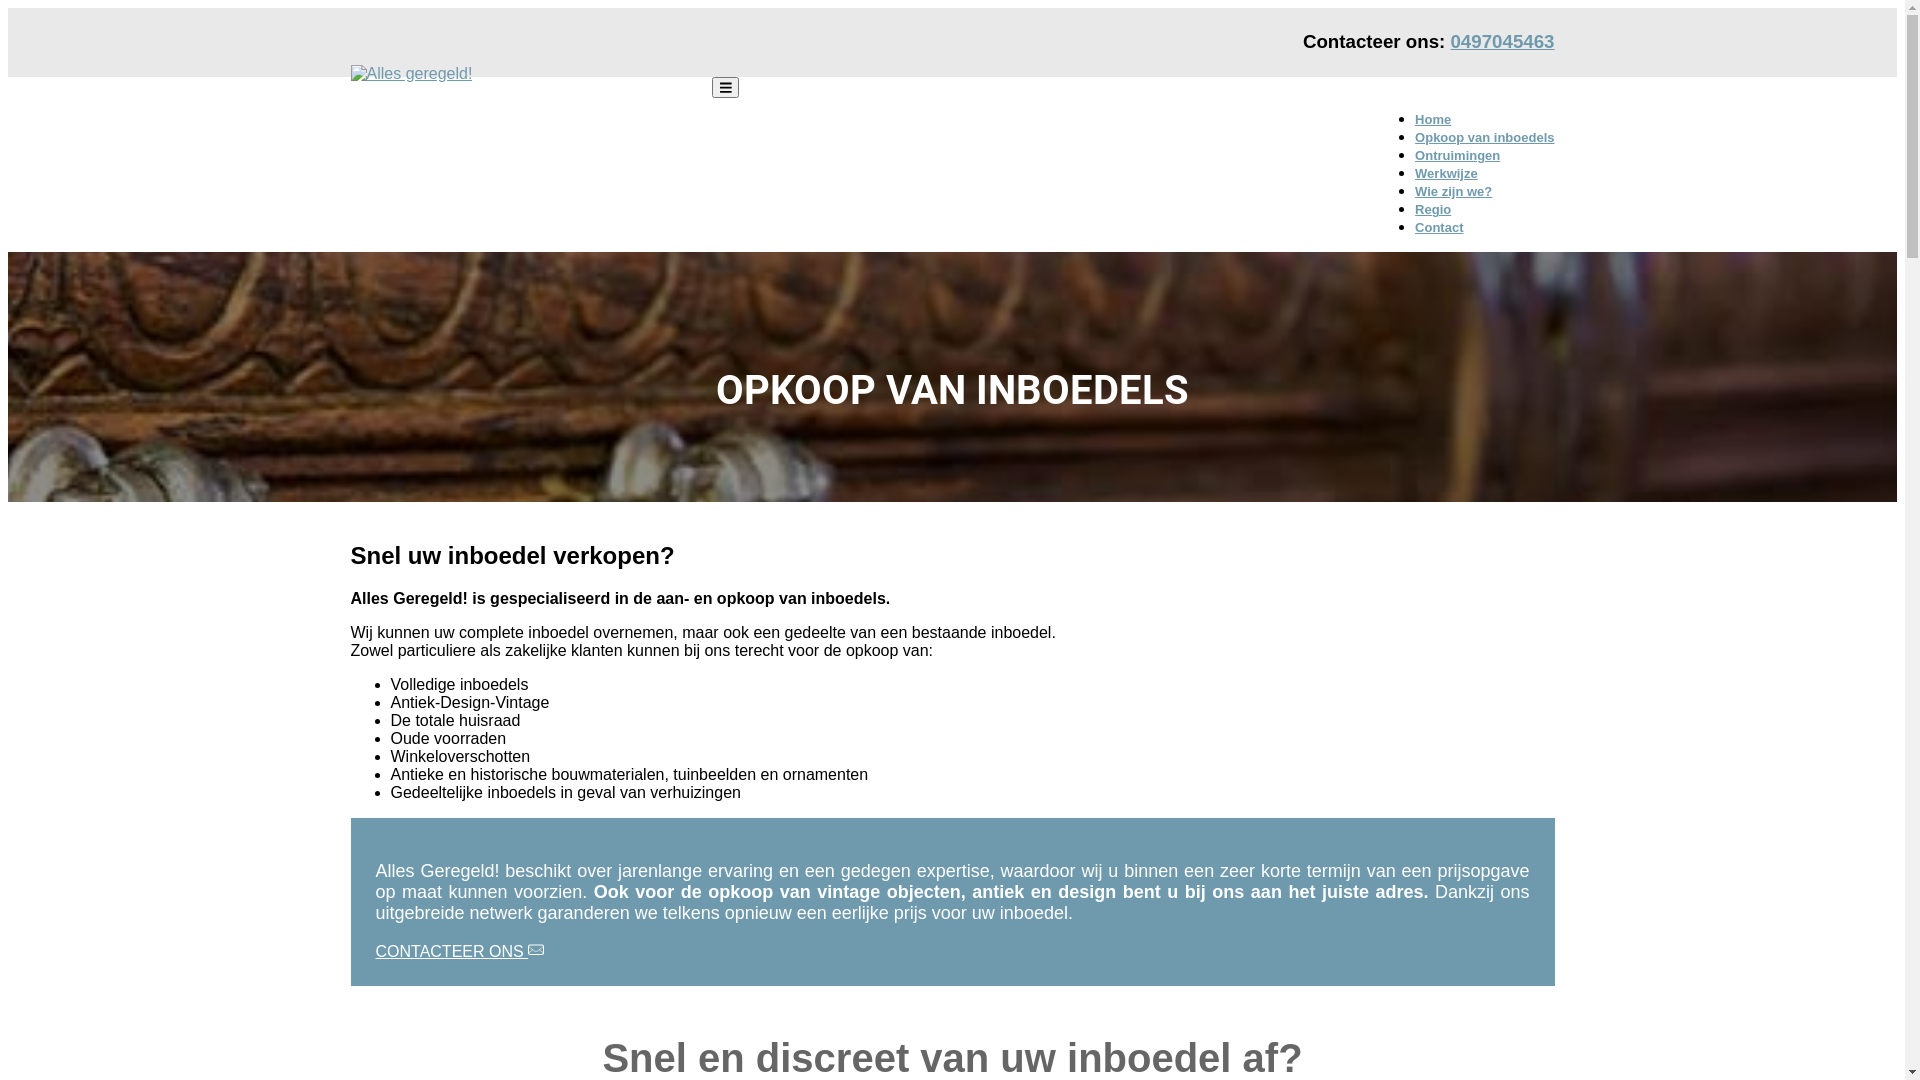 The height and width of the screenshot is (1080, 1920). I want to click on 'Opkoop van inboedels', so click(1414, 136).